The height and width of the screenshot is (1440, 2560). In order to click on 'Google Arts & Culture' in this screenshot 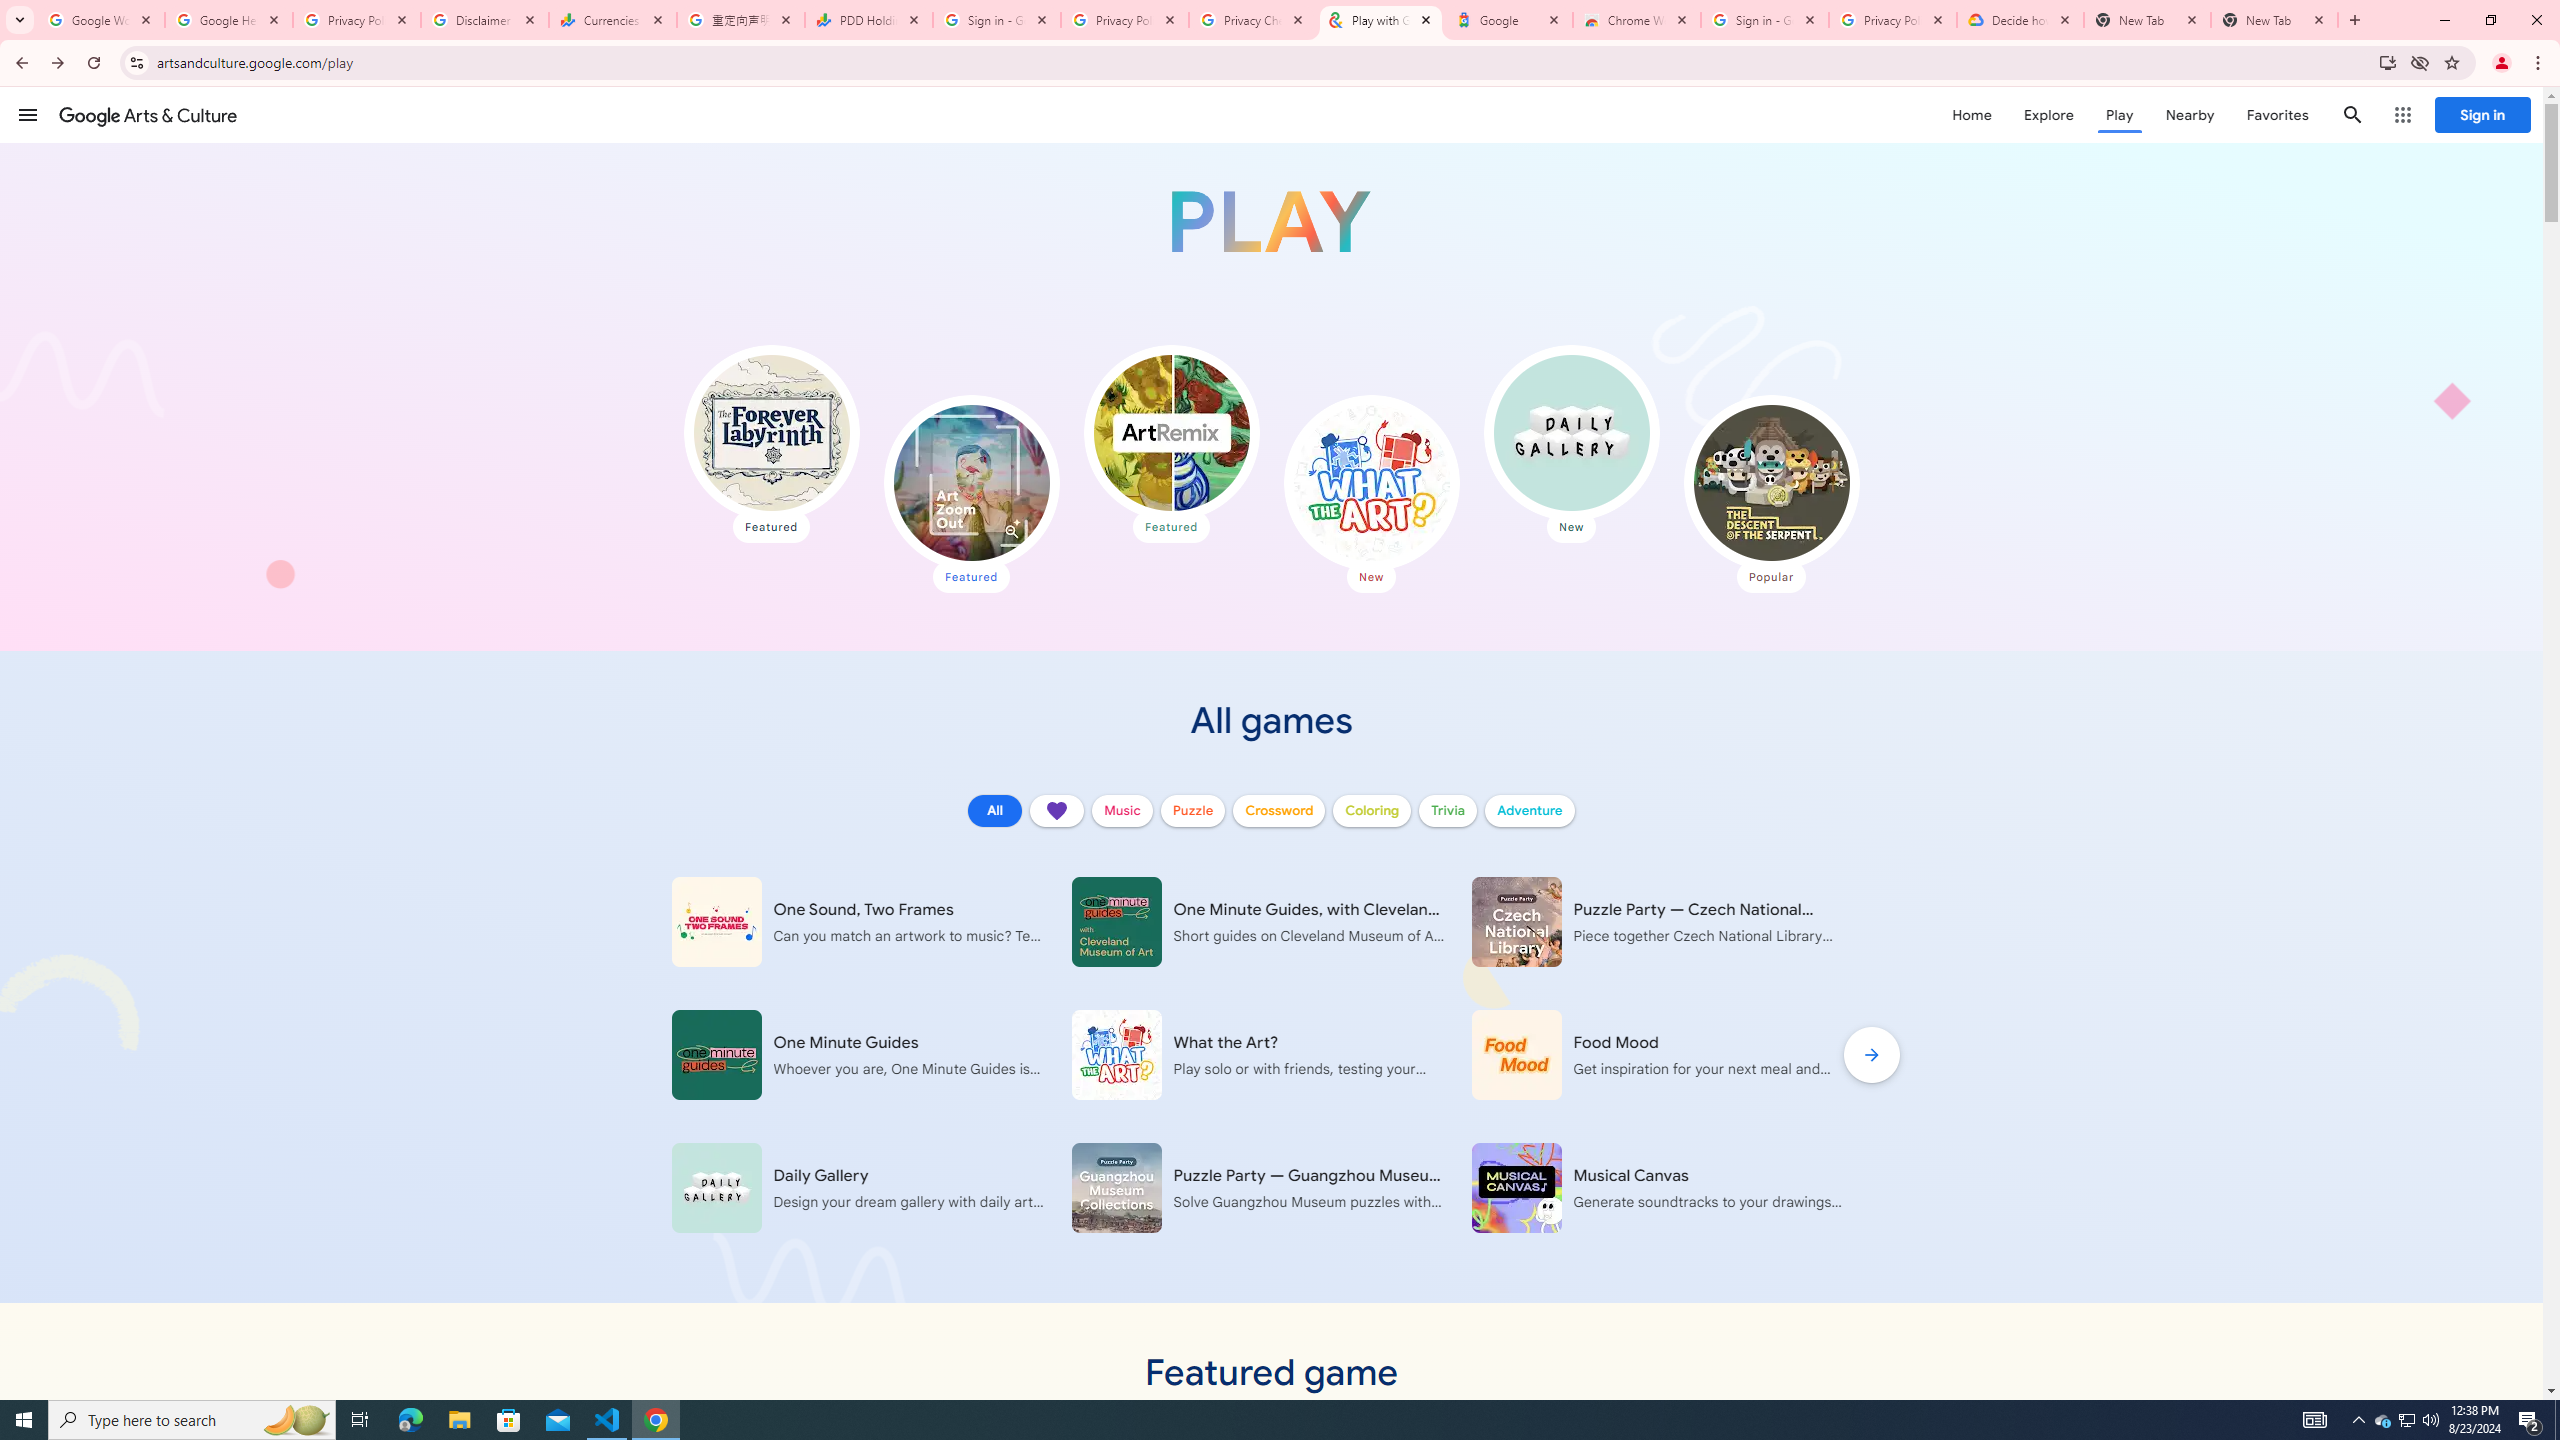, I will do `click(147, 114)`.